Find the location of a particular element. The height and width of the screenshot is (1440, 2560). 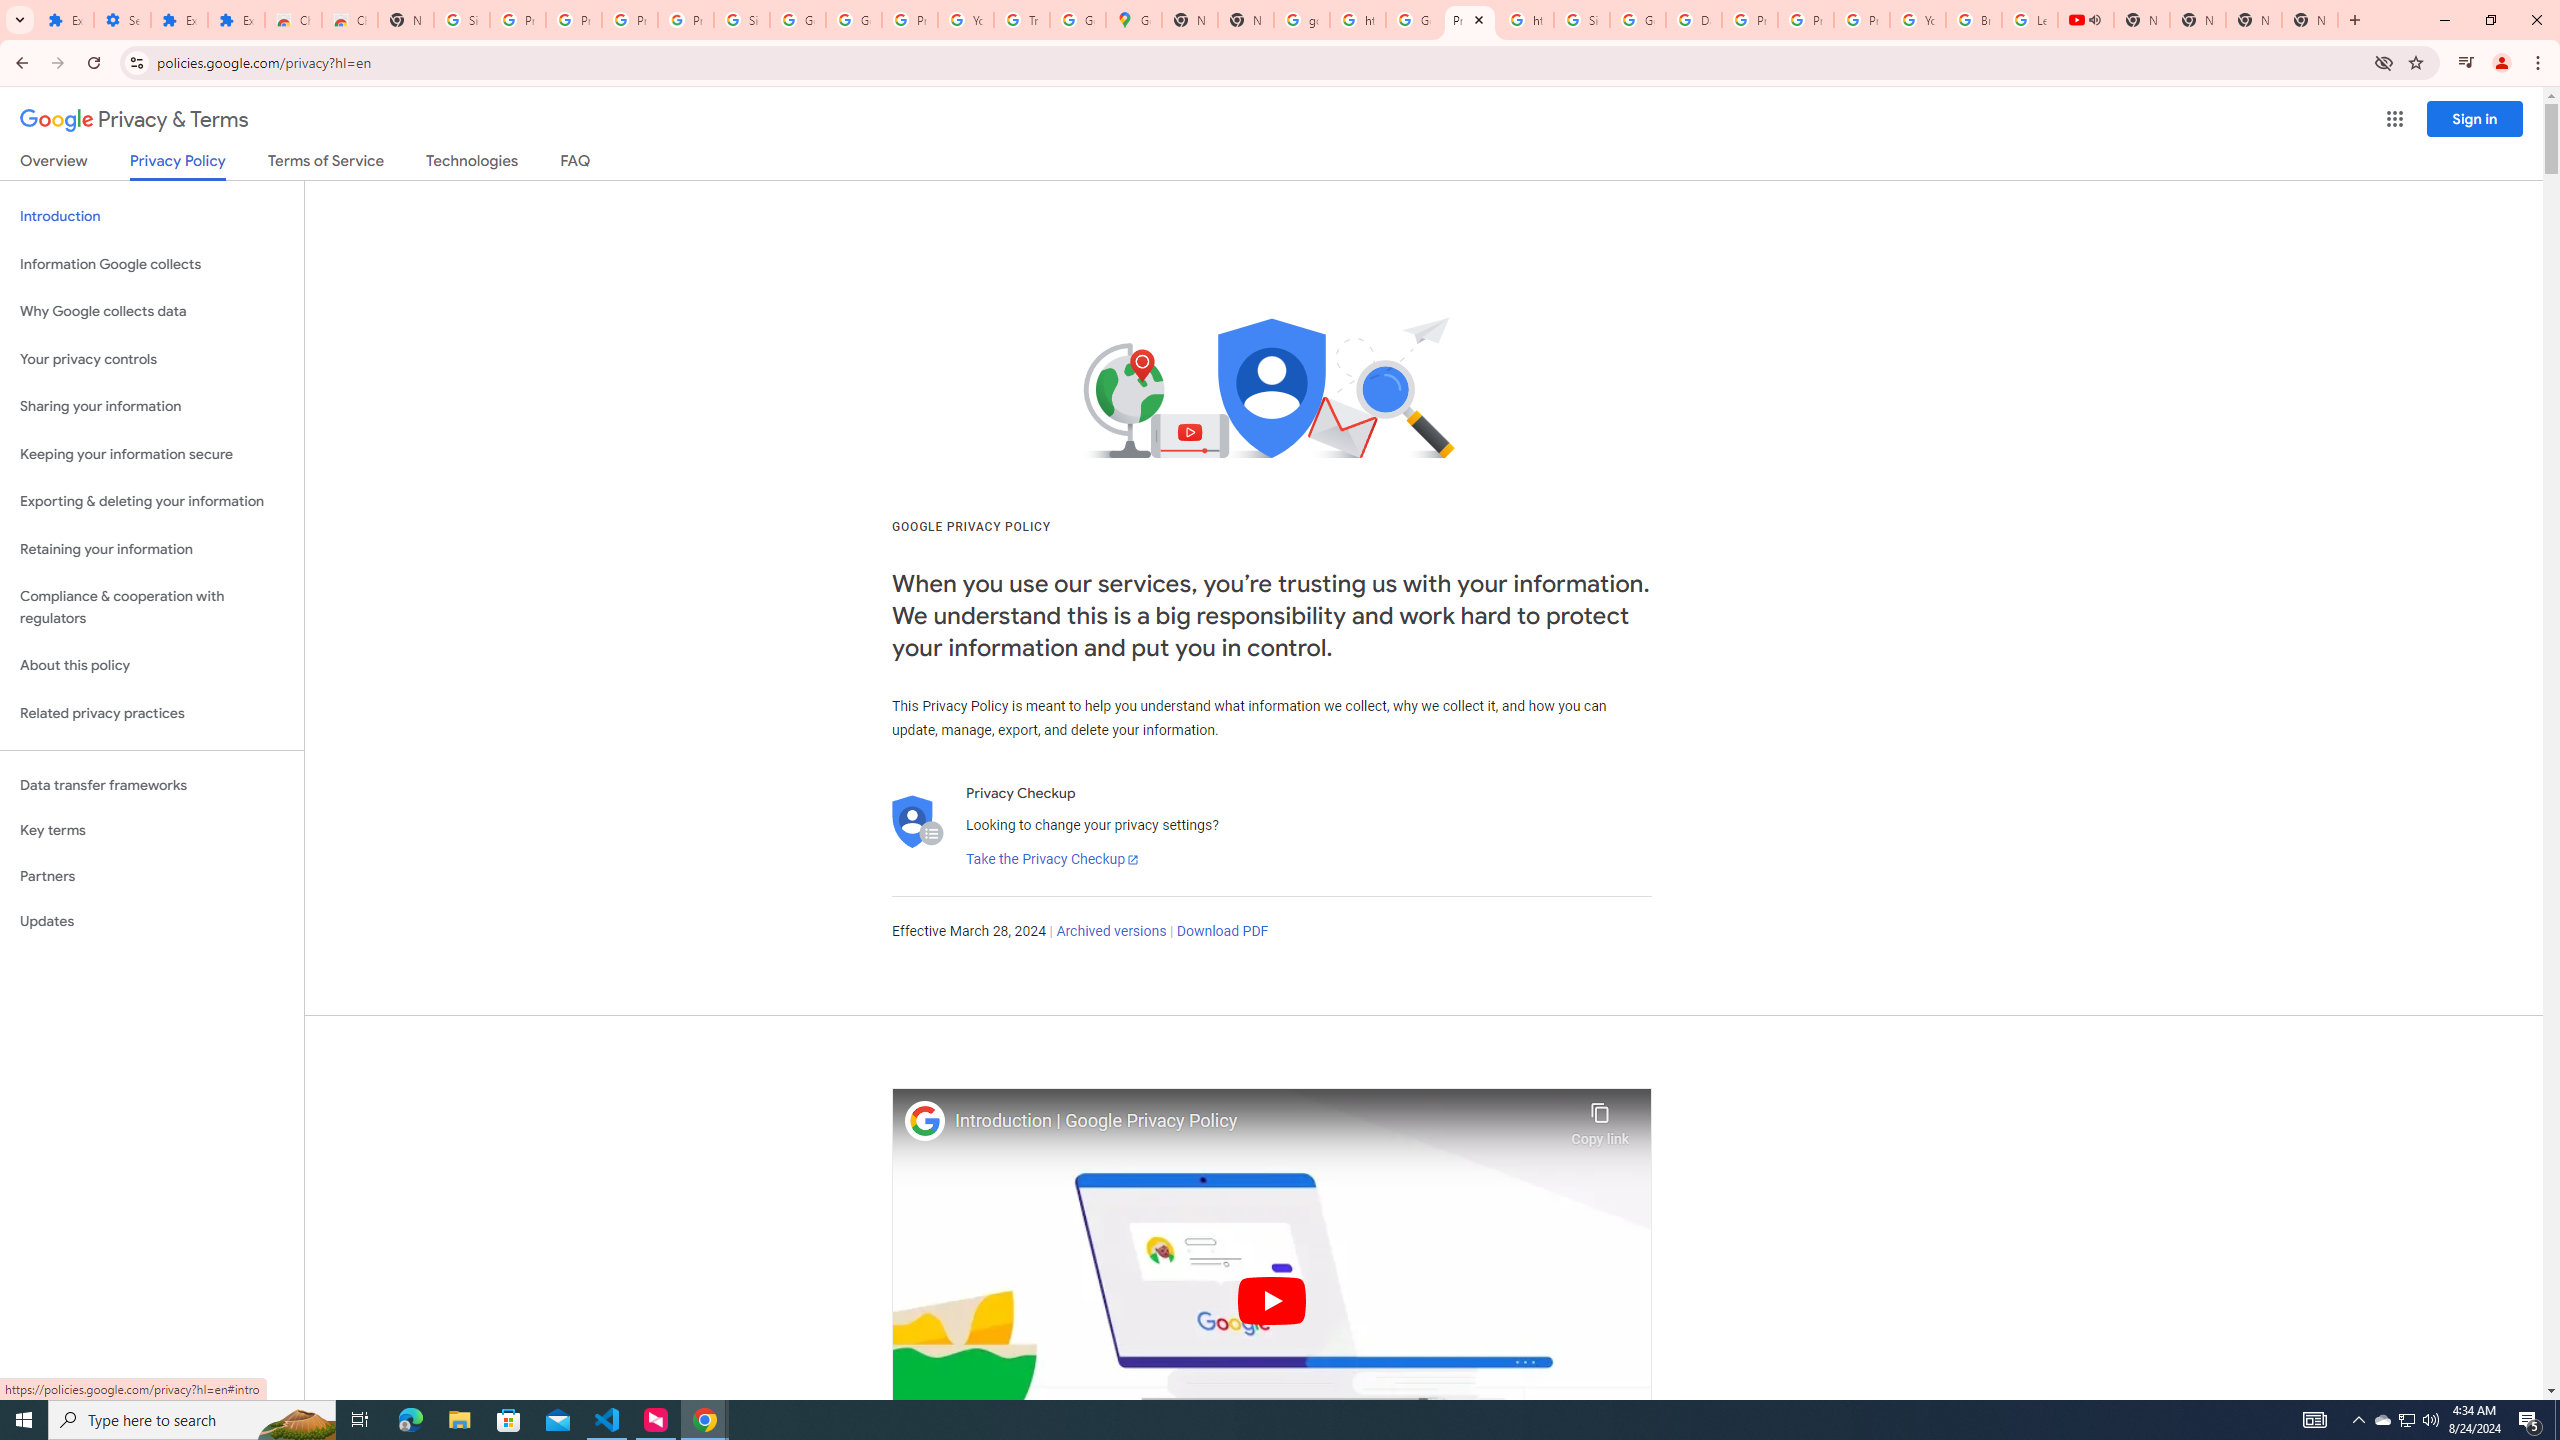

'Chrome Web Store' is located at coordinates (293, 19).